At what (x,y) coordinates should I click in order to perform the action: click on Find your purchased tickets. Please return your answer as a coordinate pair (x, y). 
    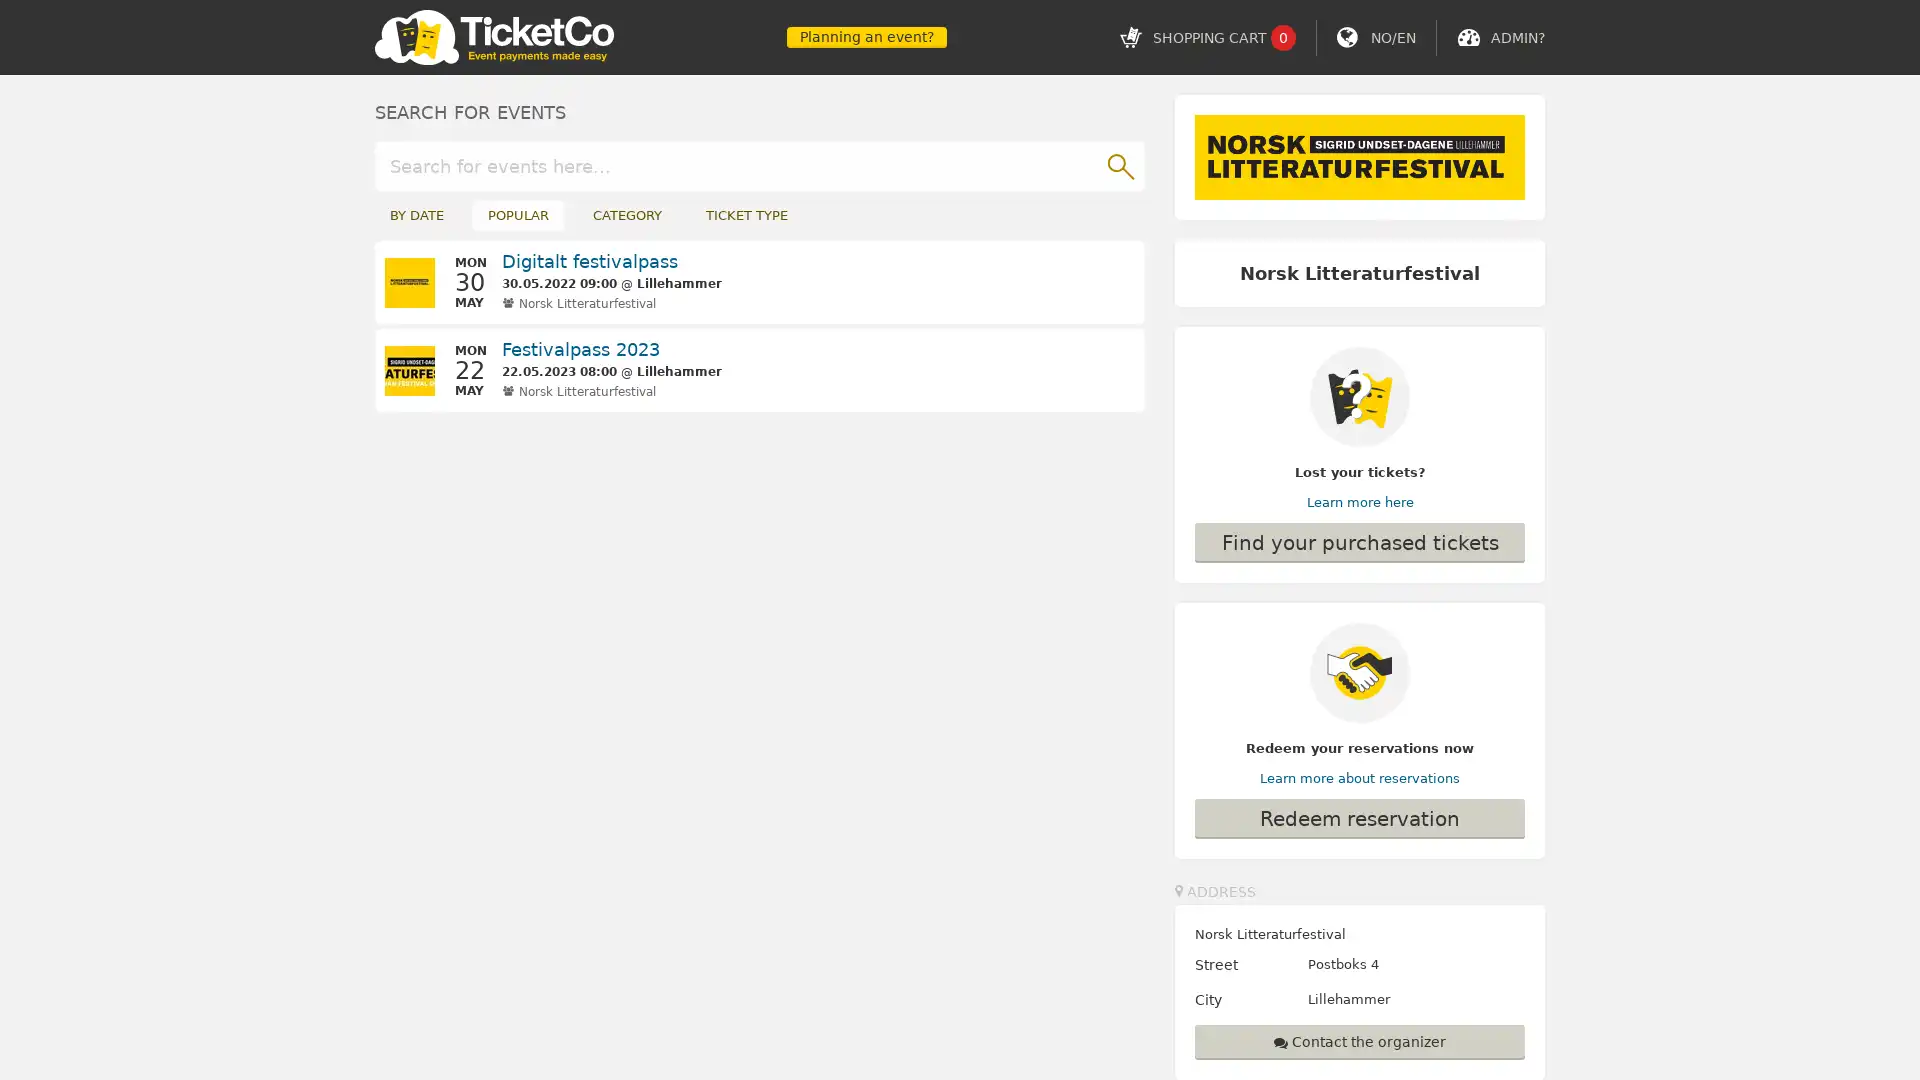
    Looking at the image, I should click on (1359, 542).